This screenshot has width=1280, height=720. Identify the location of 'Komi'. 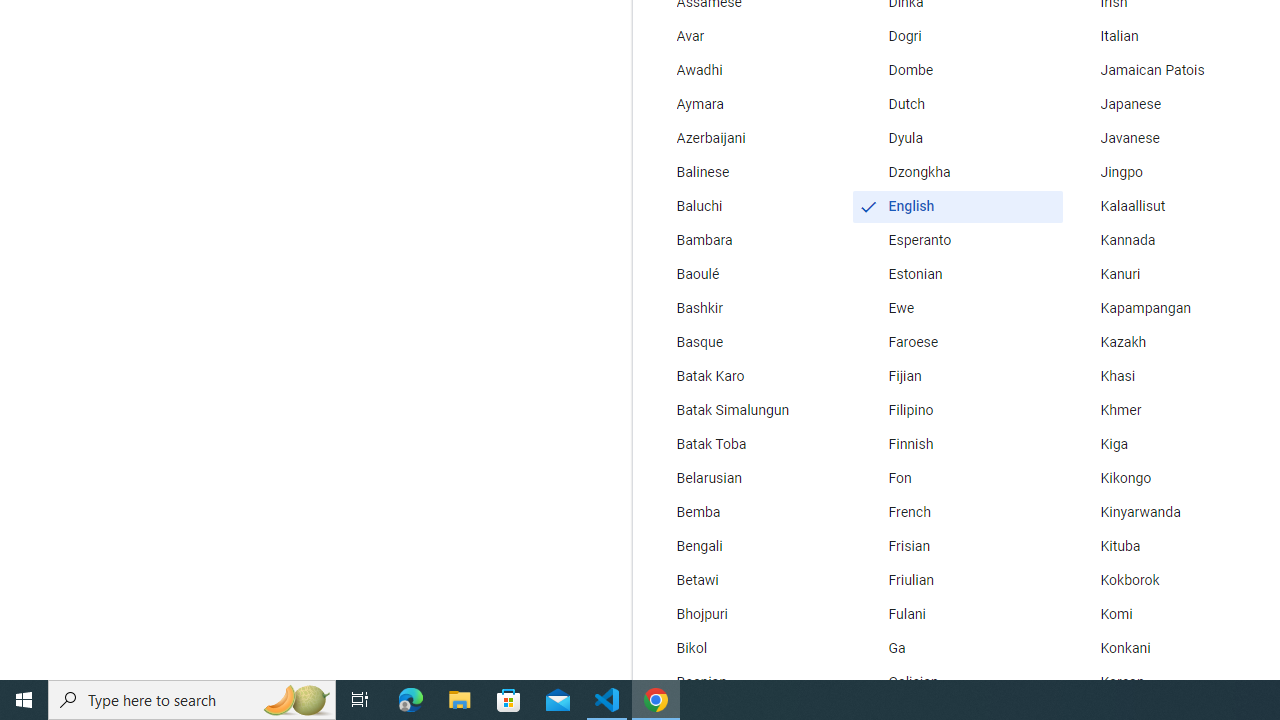
(1169, 613).